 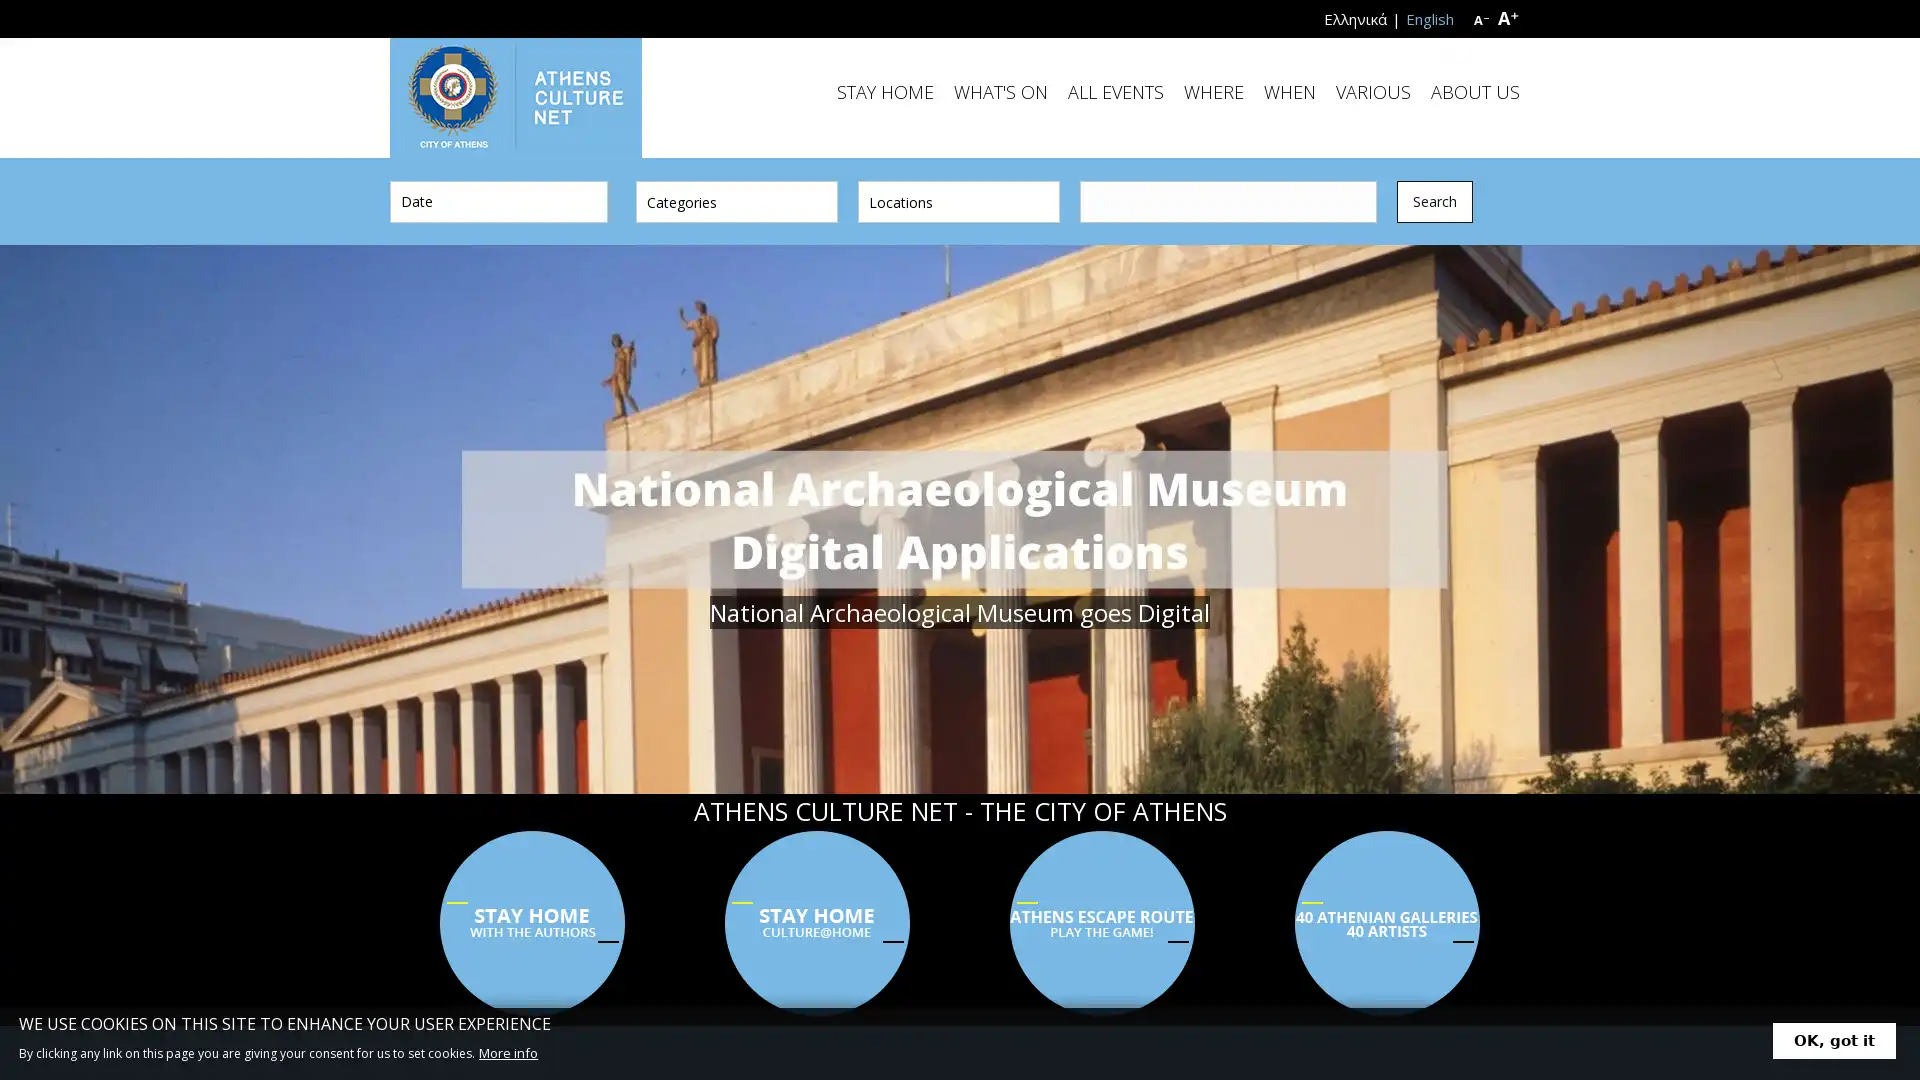 I want to click on Search, so click(x=1433, y=200).